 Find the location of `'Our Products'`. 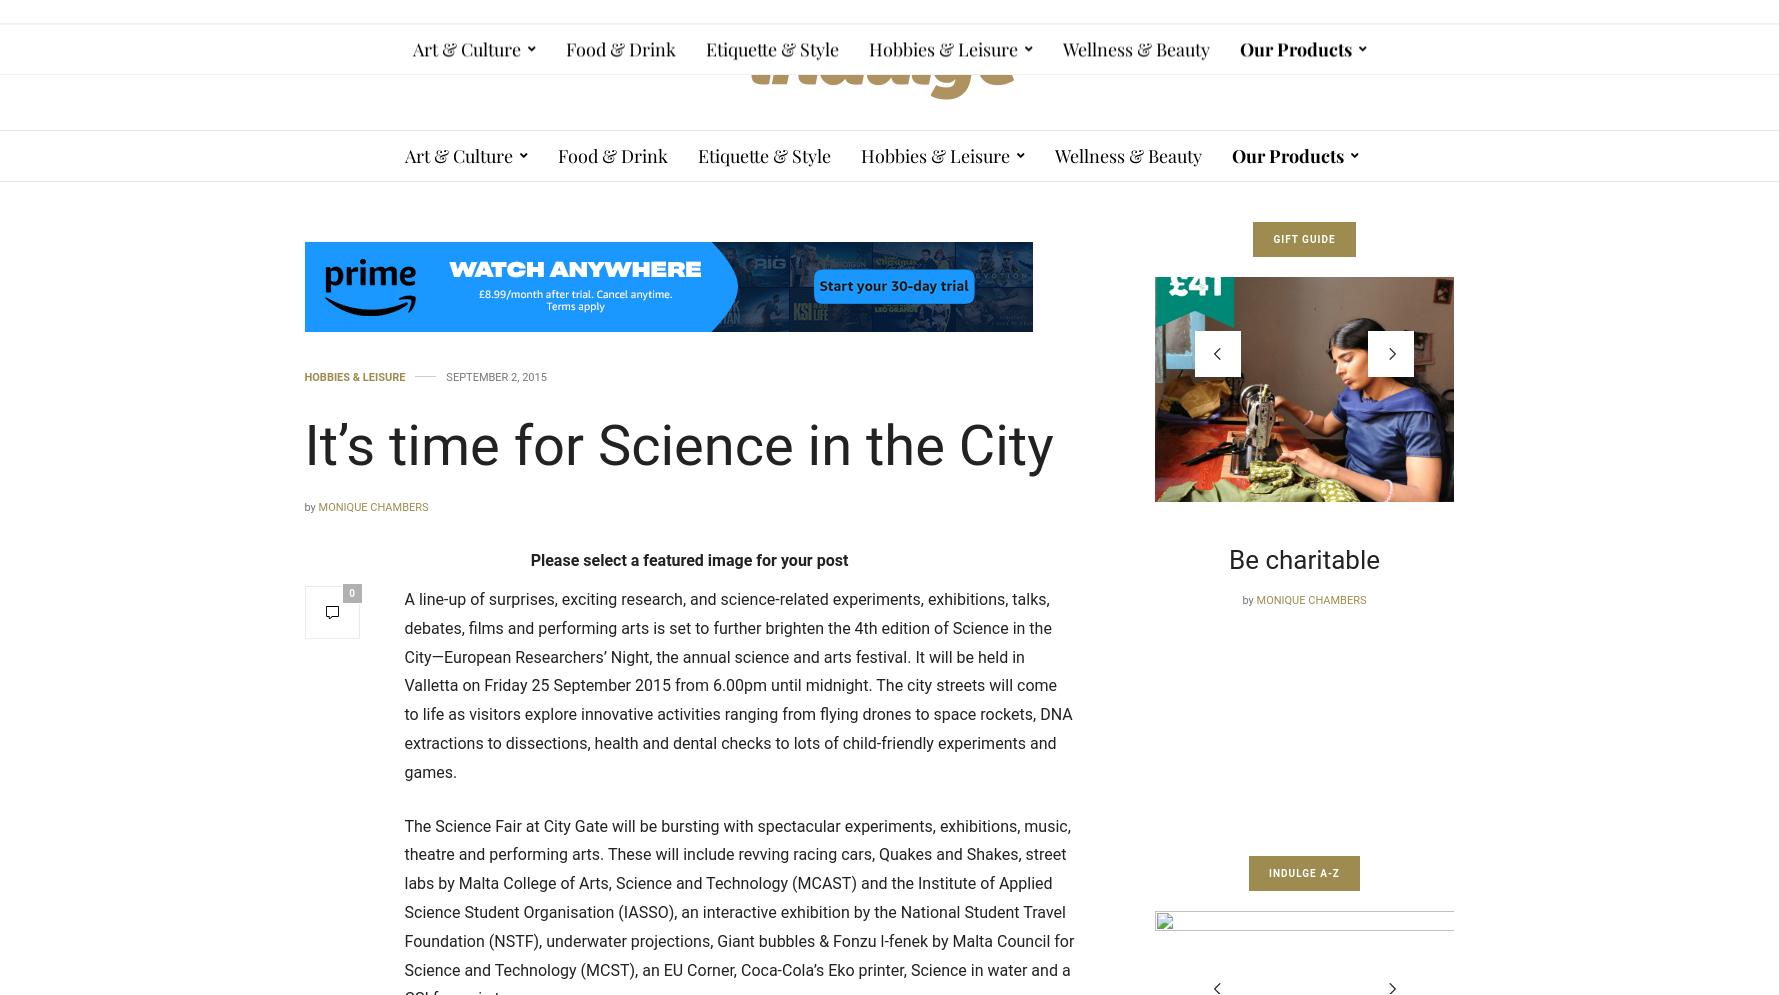

'Our Products' is located at coordinates (1287, 156).